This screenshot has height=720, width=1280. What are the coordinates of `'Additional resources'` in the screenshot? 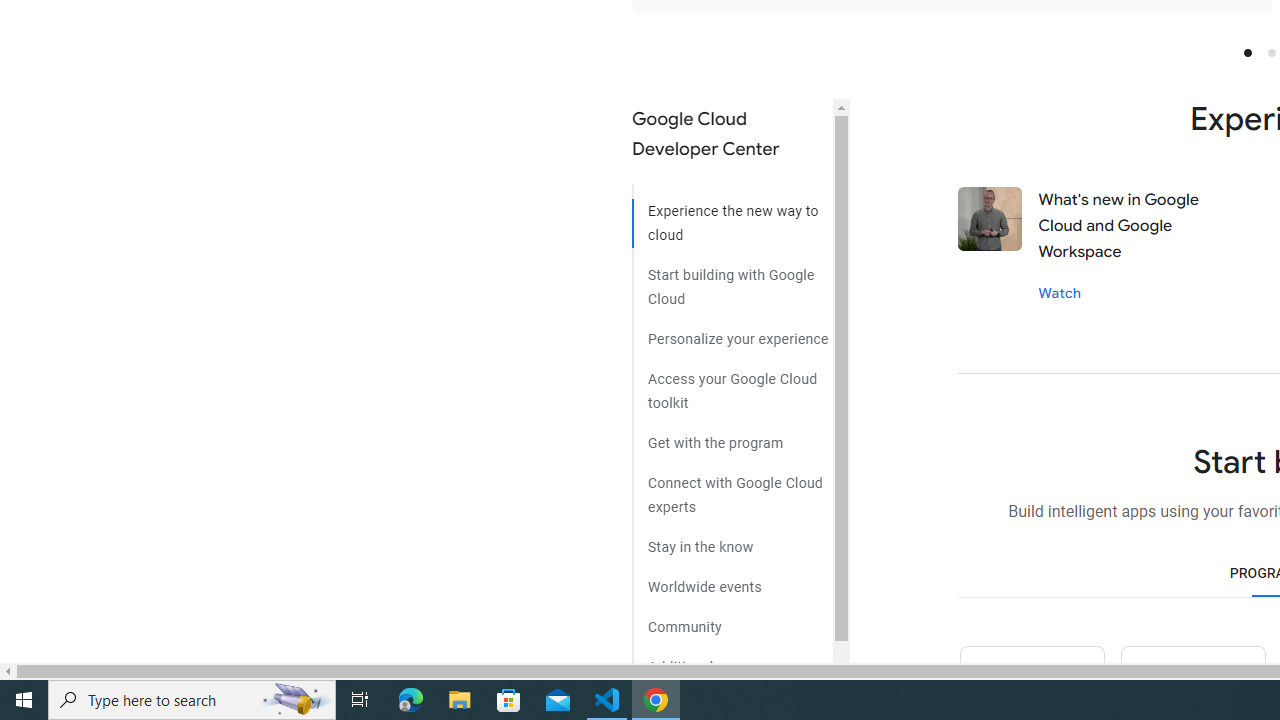 It's located at (731, 659).